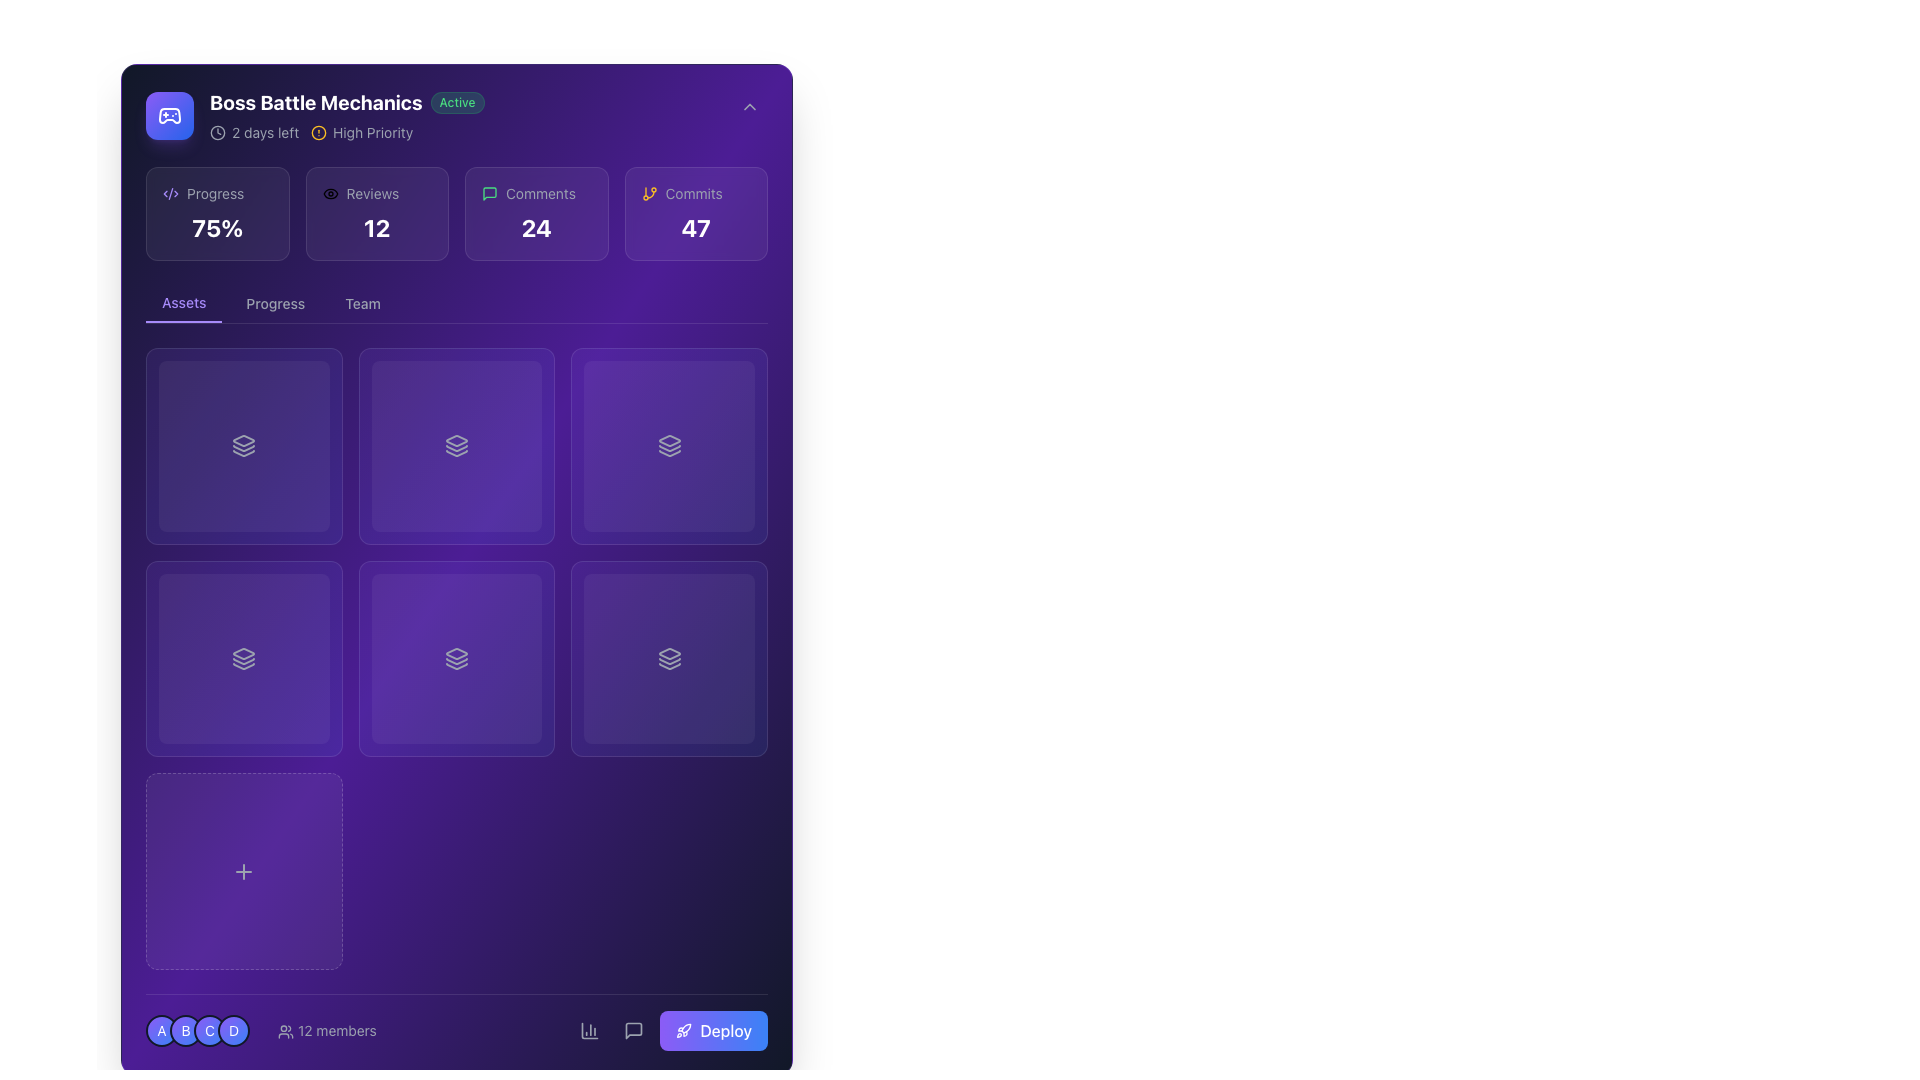 This screenshot has width=1920, height=1080. I want to click on the 'Progress' text label, which is a small, gray font label located near the upper left of the interface, to check for additional info if interactivity is supported, so click(215, 193).